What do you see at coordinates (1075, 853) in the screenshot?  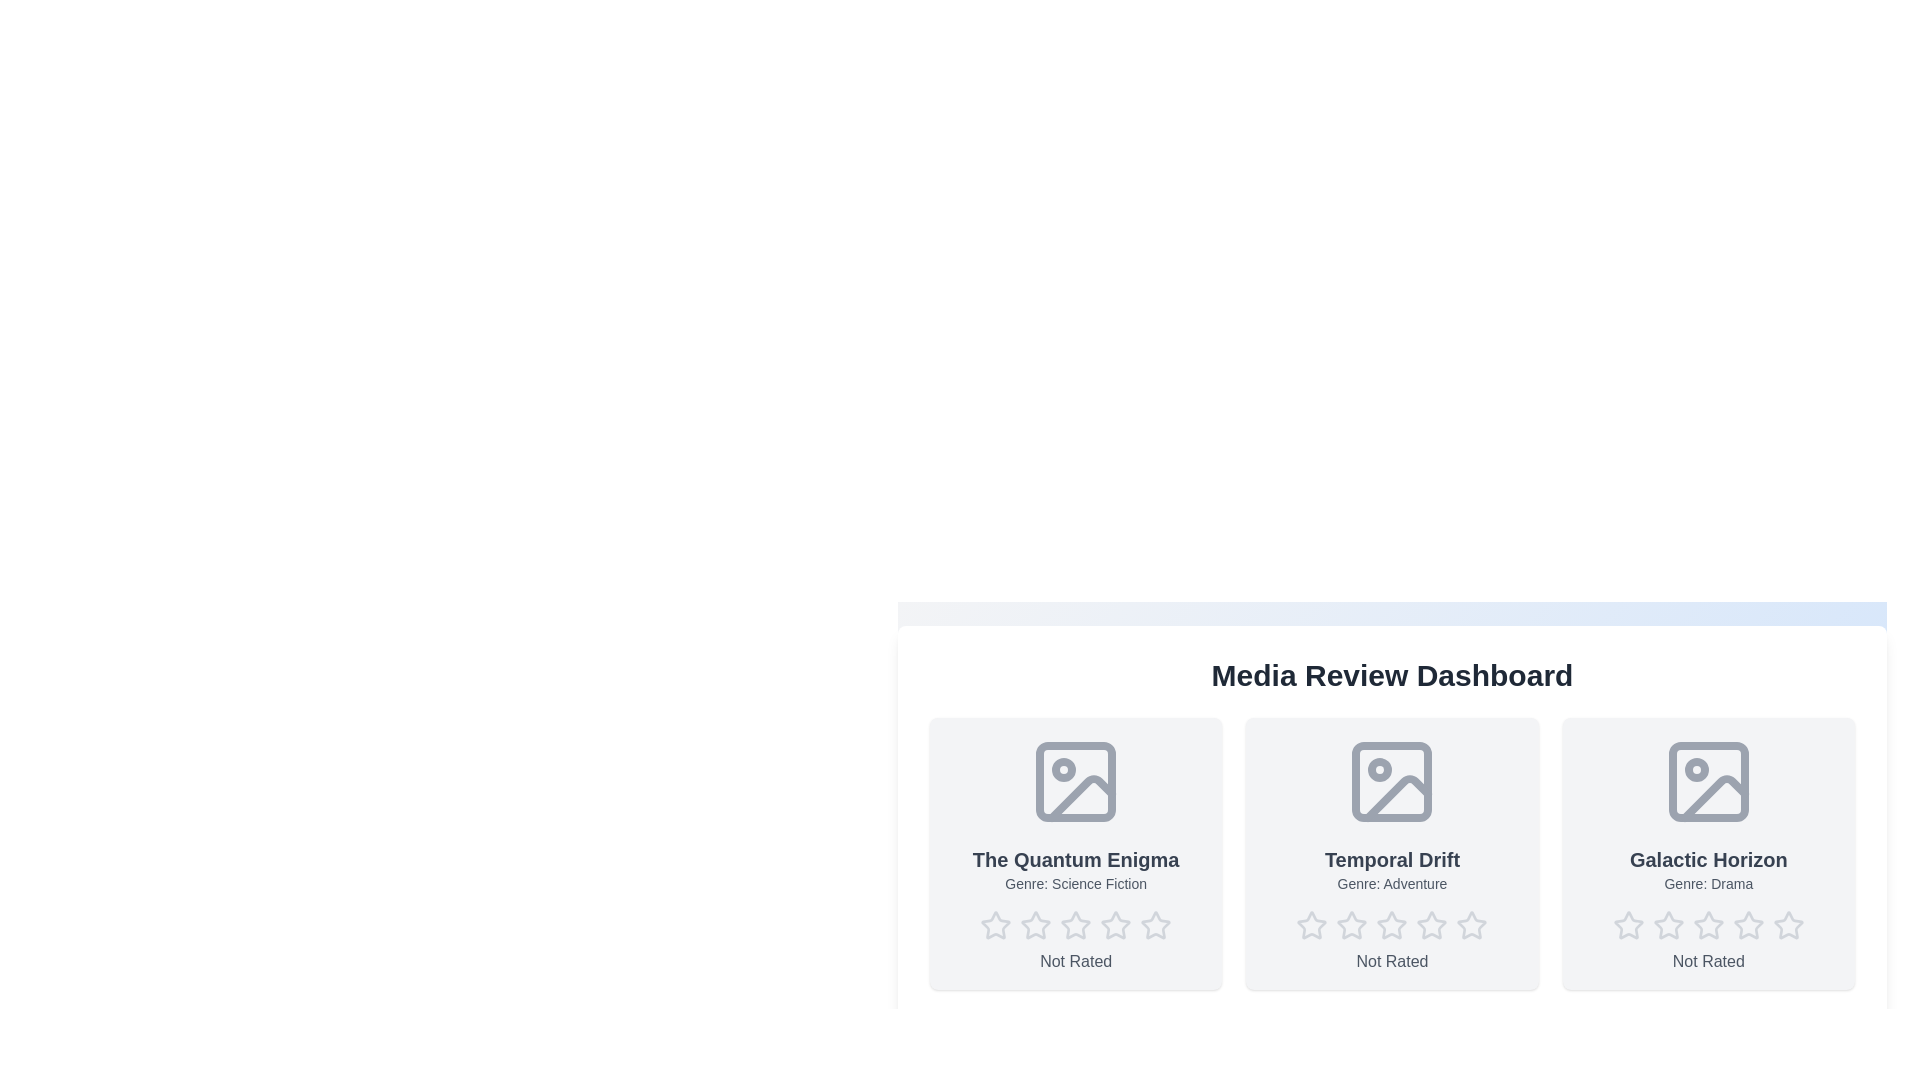 I see `the media card for The Quantum Enigma` at bounding box center [1075, 853].